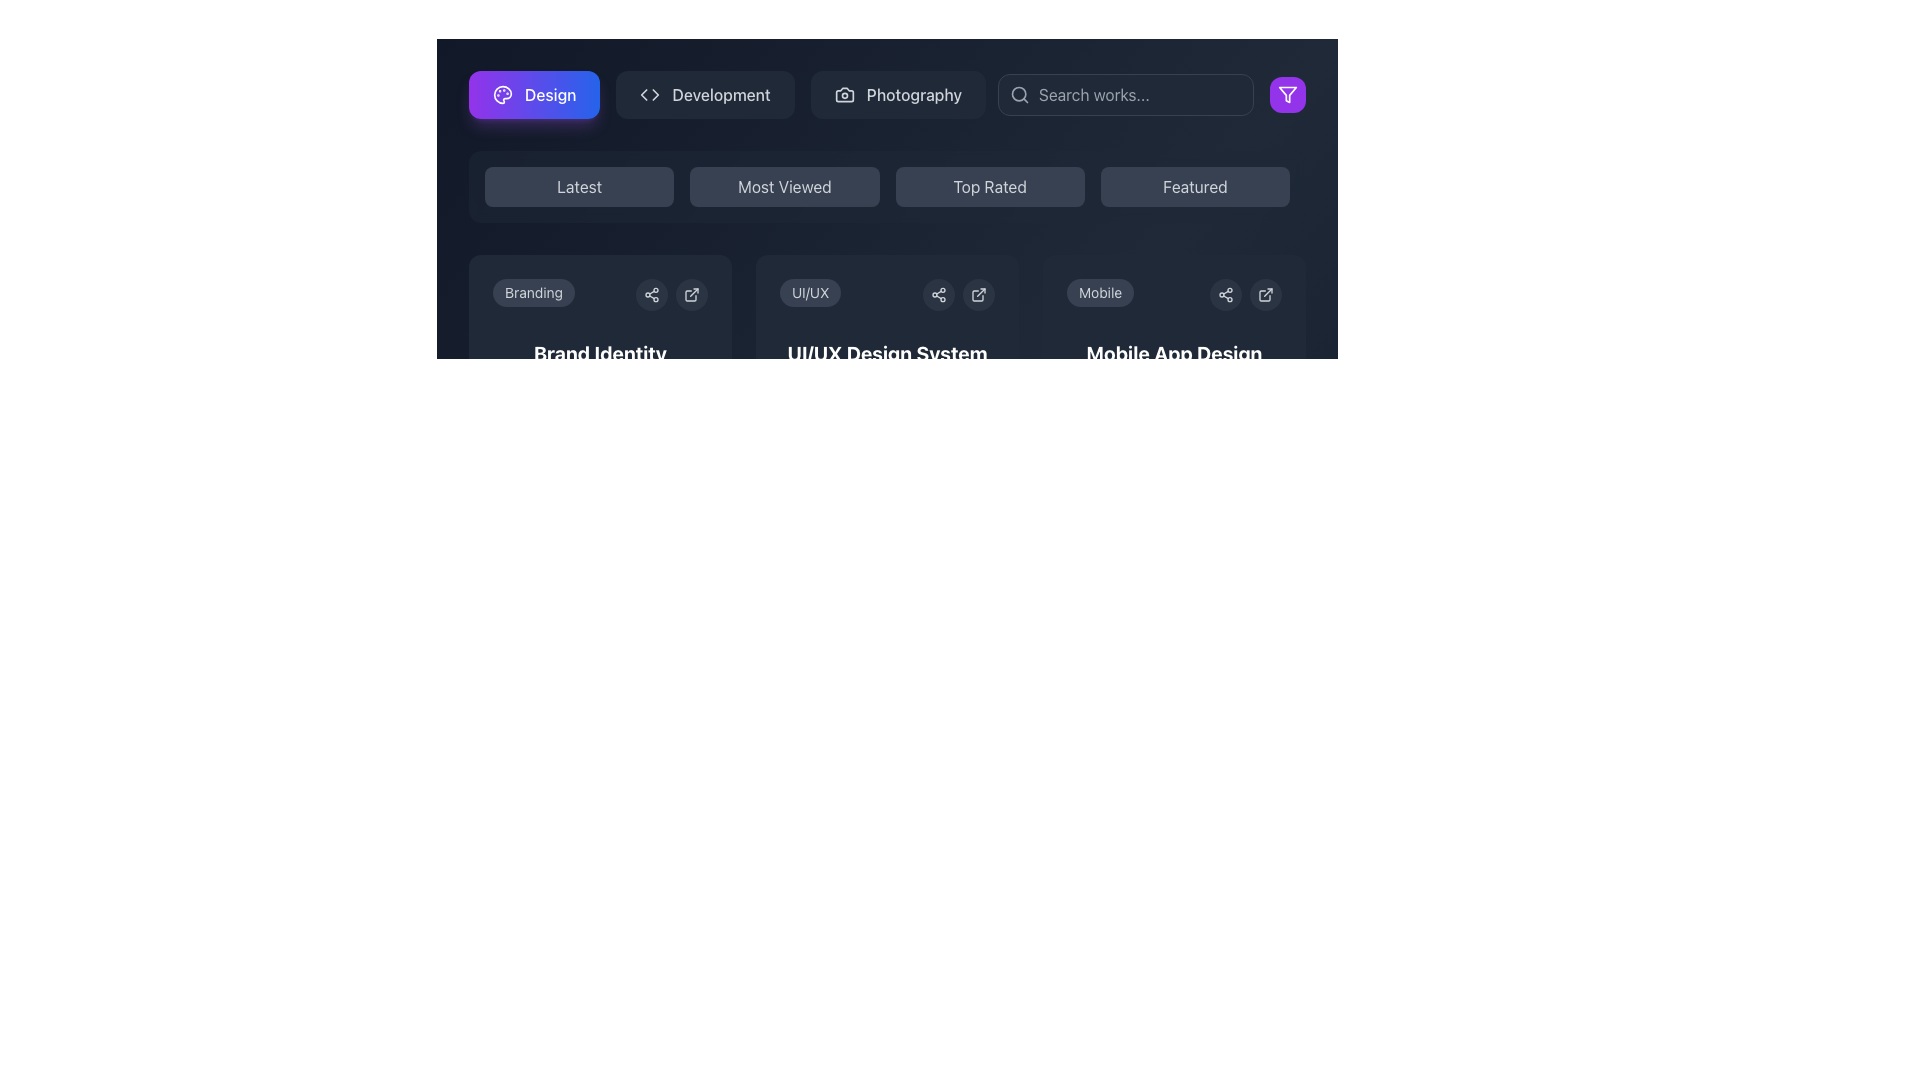 The image size is (1920, 1080). I want to click on the share button located in the top right corner of the UI card labeled 'UI/UX Design System', which is the first button in a sequence of two circular buttons, so click(938, 294).